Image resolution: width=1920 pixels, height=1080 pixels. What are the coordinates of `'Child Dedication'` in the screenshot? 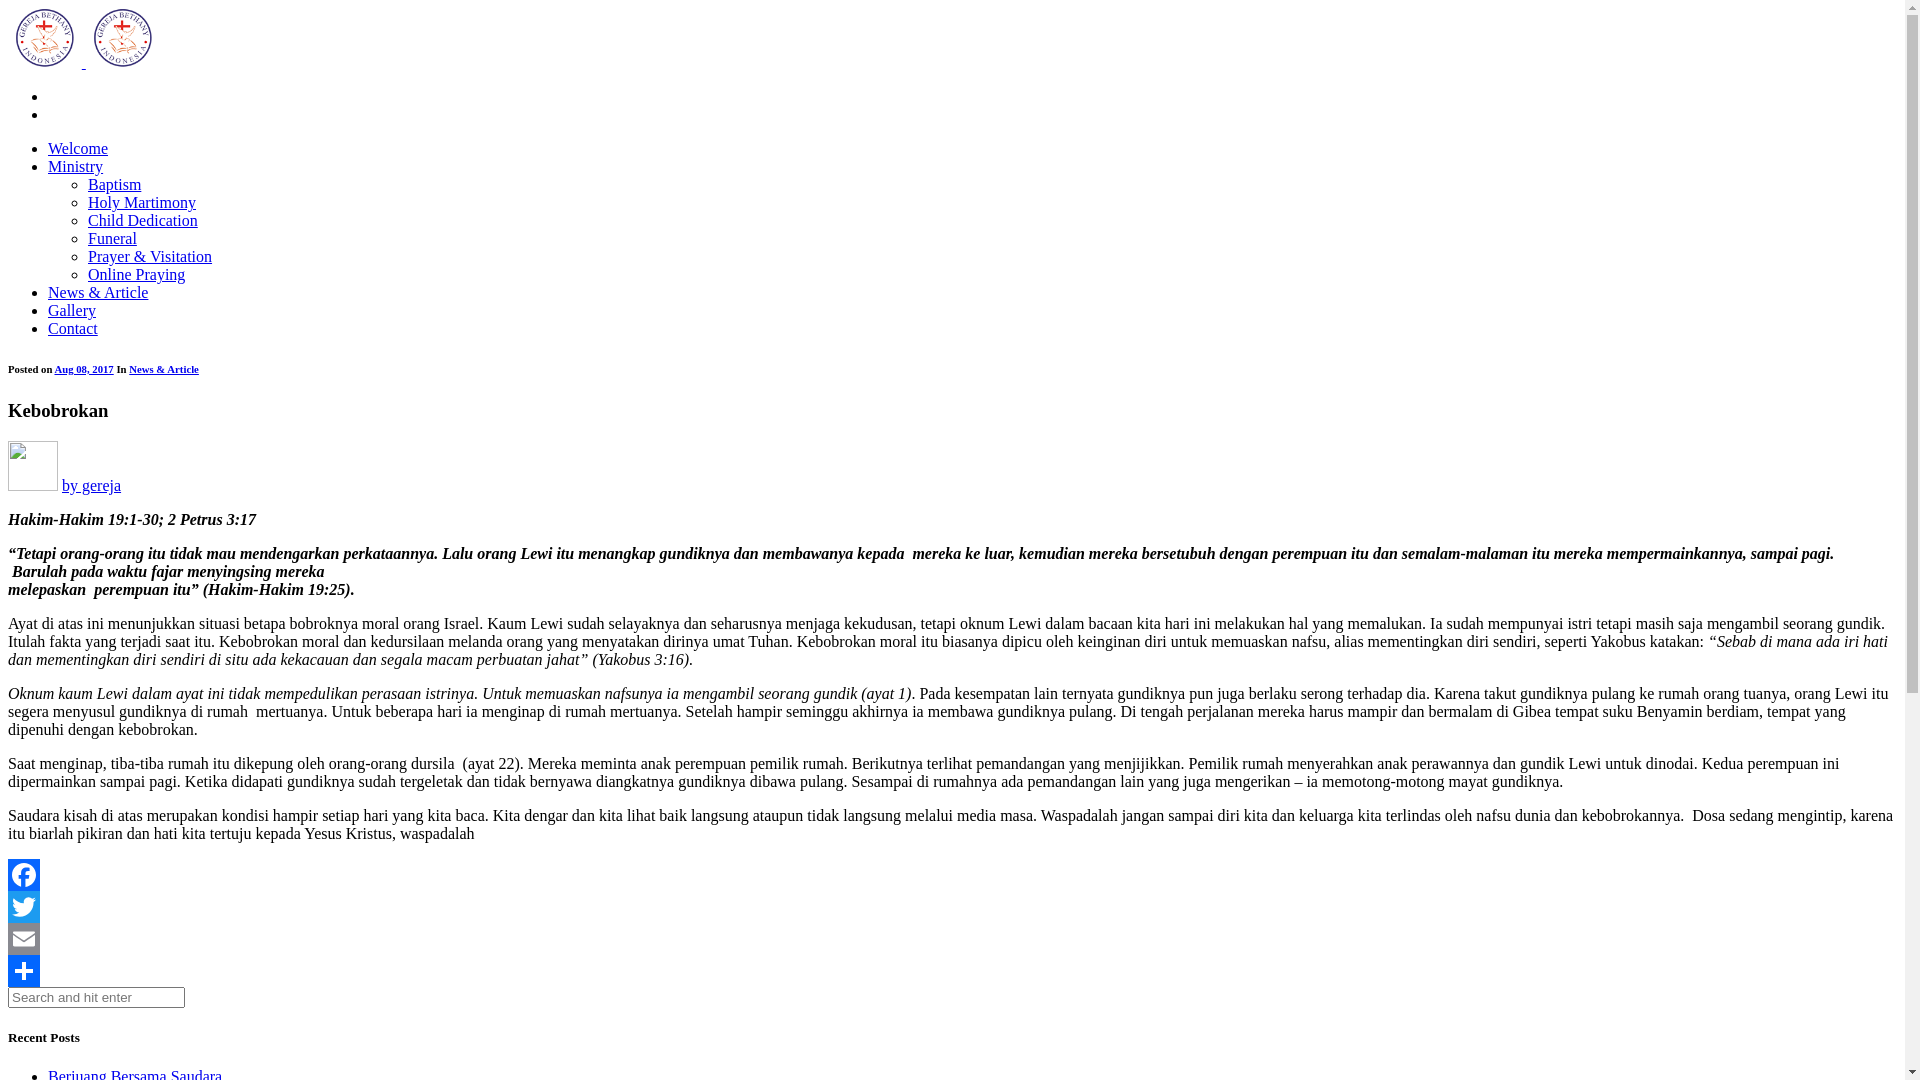 It's located at (142, 220).